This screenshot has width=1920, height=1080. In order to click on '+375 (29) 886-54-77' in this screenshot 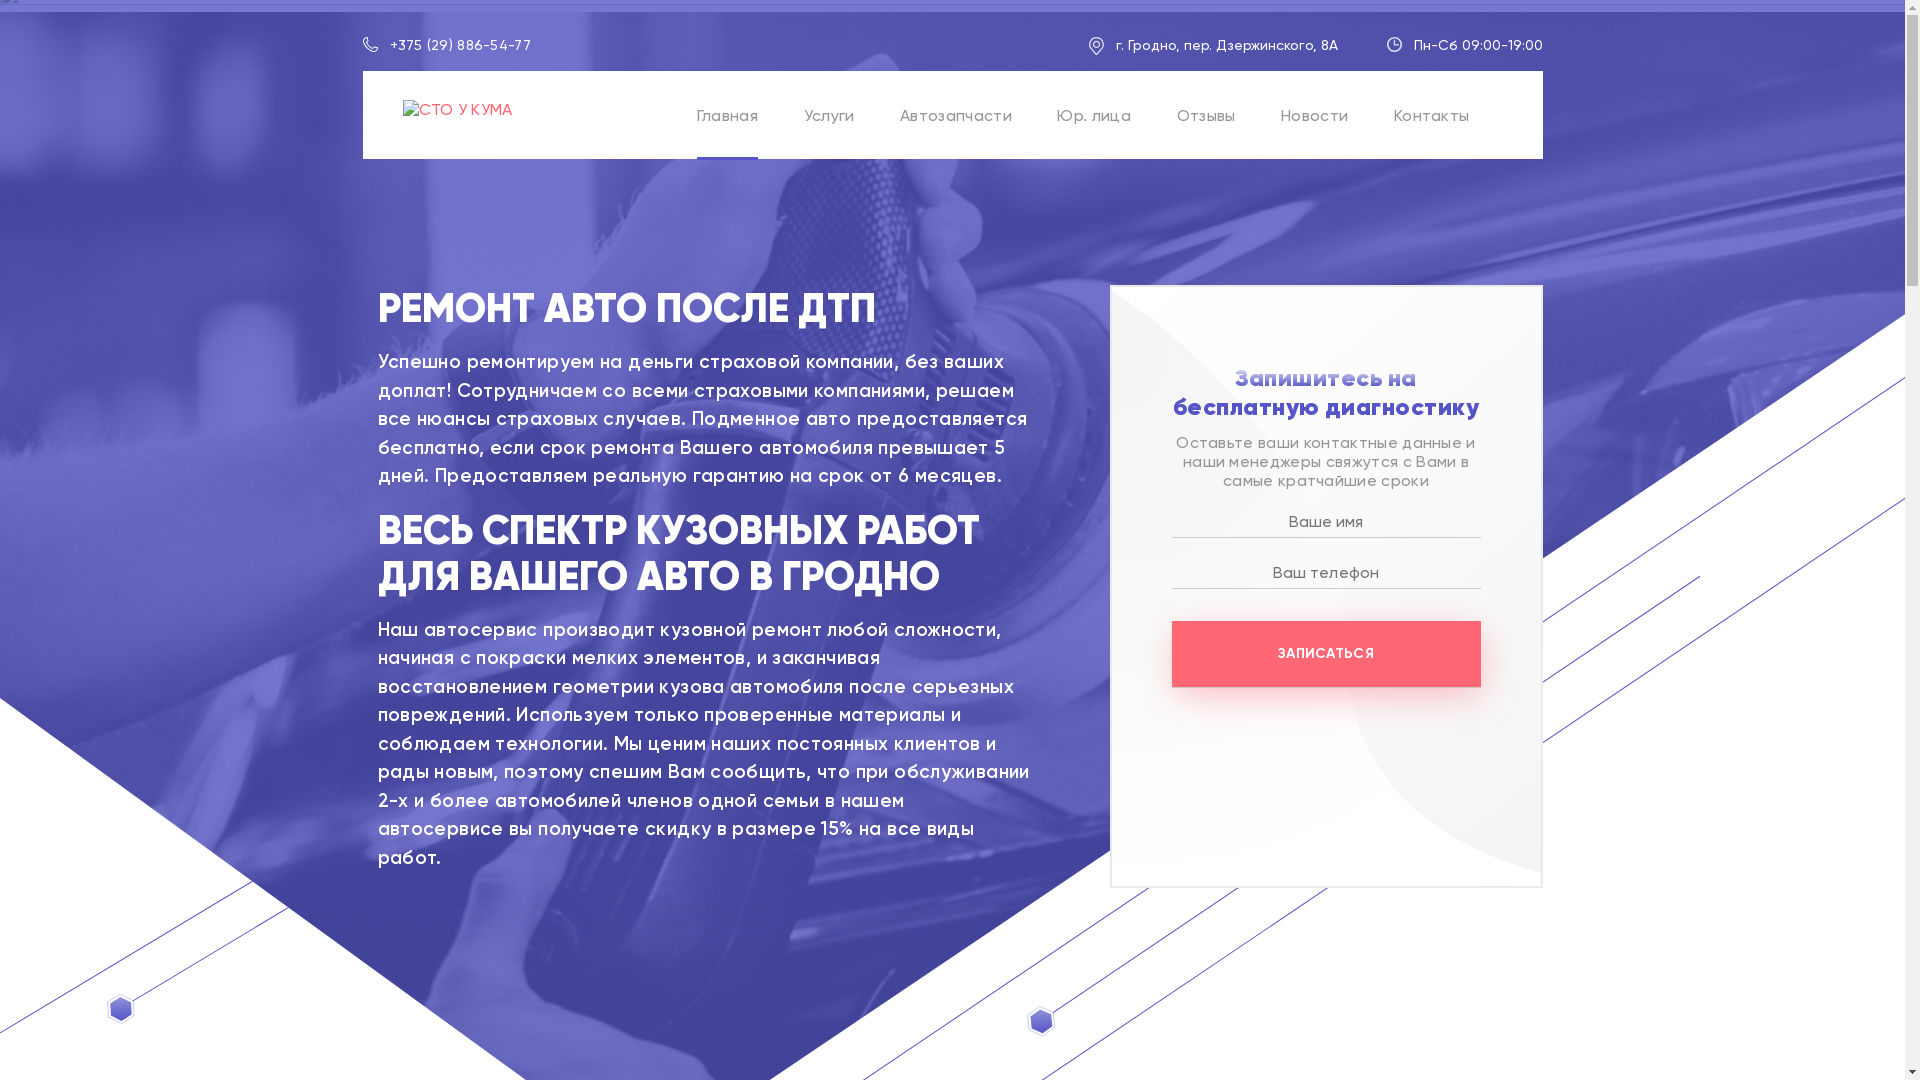, I will do `click(459, 45)`.